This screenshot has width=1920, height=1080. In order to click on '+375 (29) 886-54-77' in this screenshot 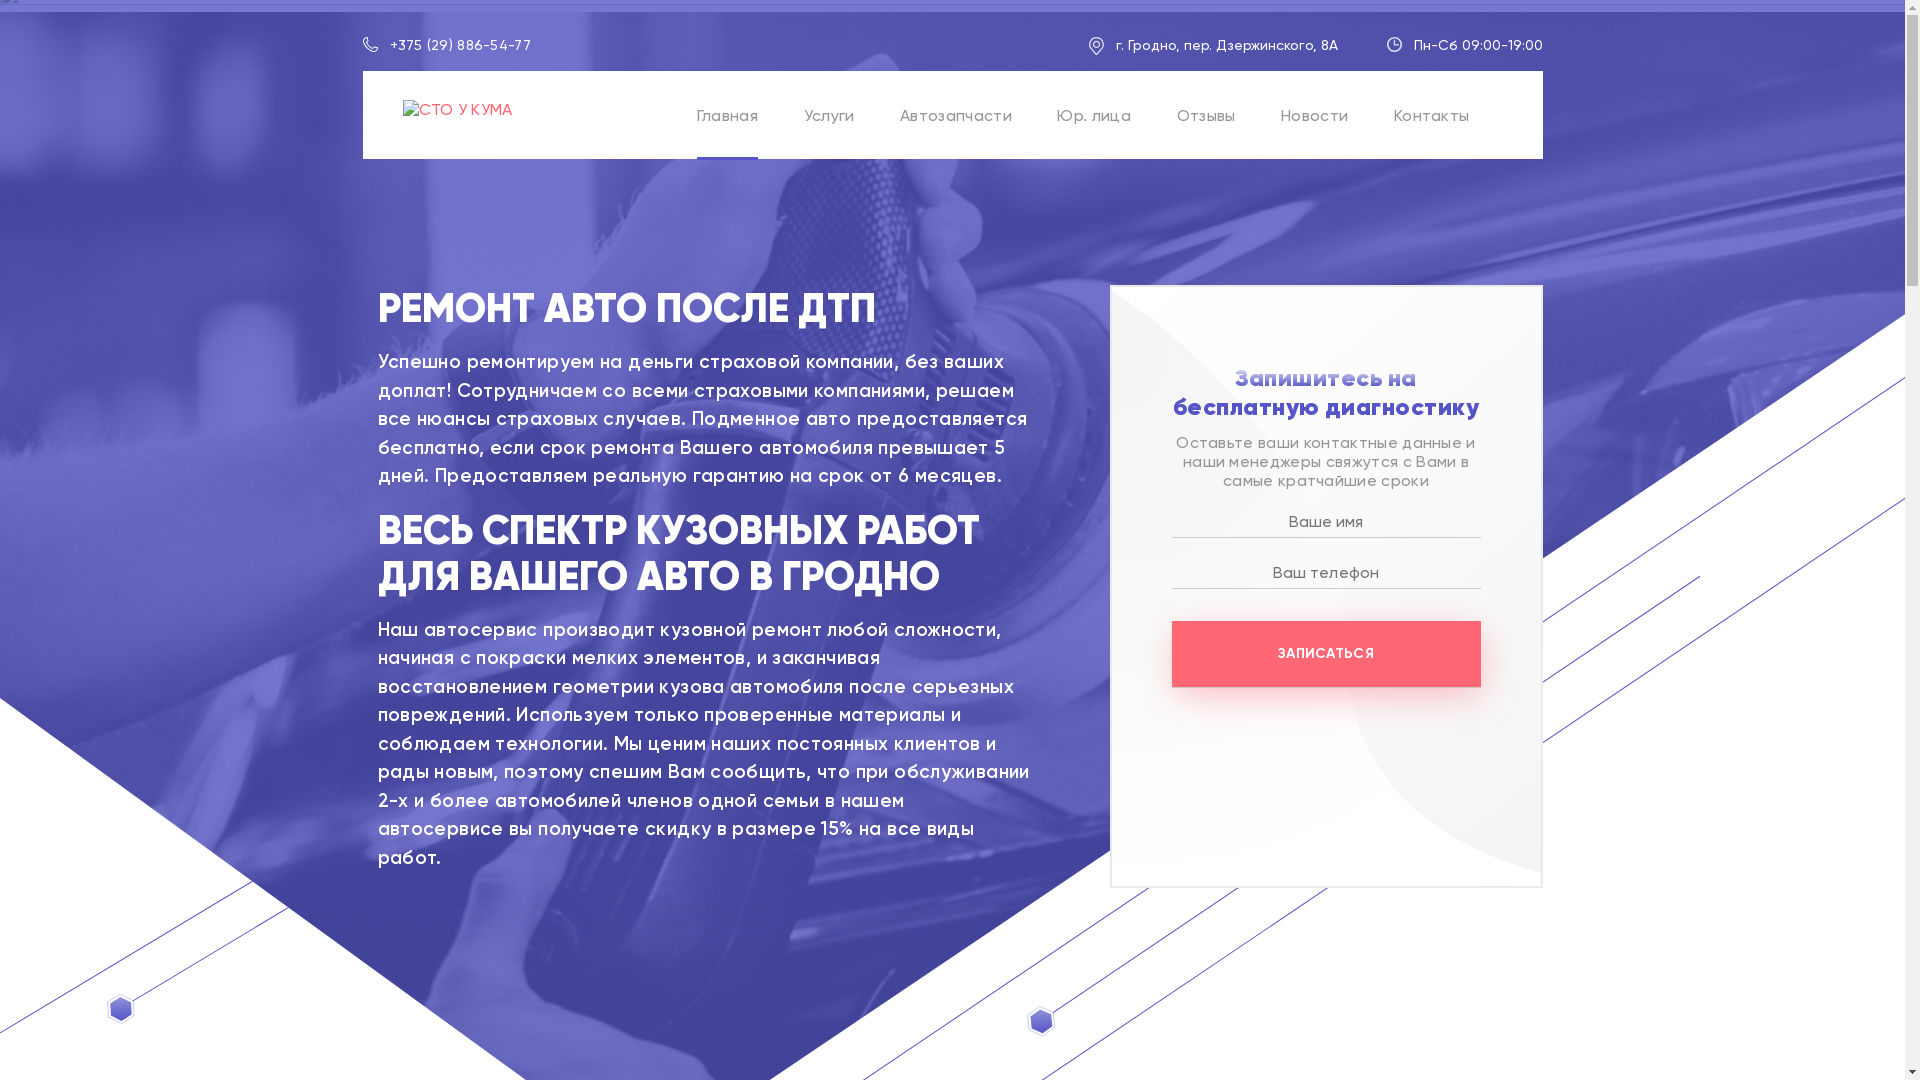, I will do `click(459, 45)`.